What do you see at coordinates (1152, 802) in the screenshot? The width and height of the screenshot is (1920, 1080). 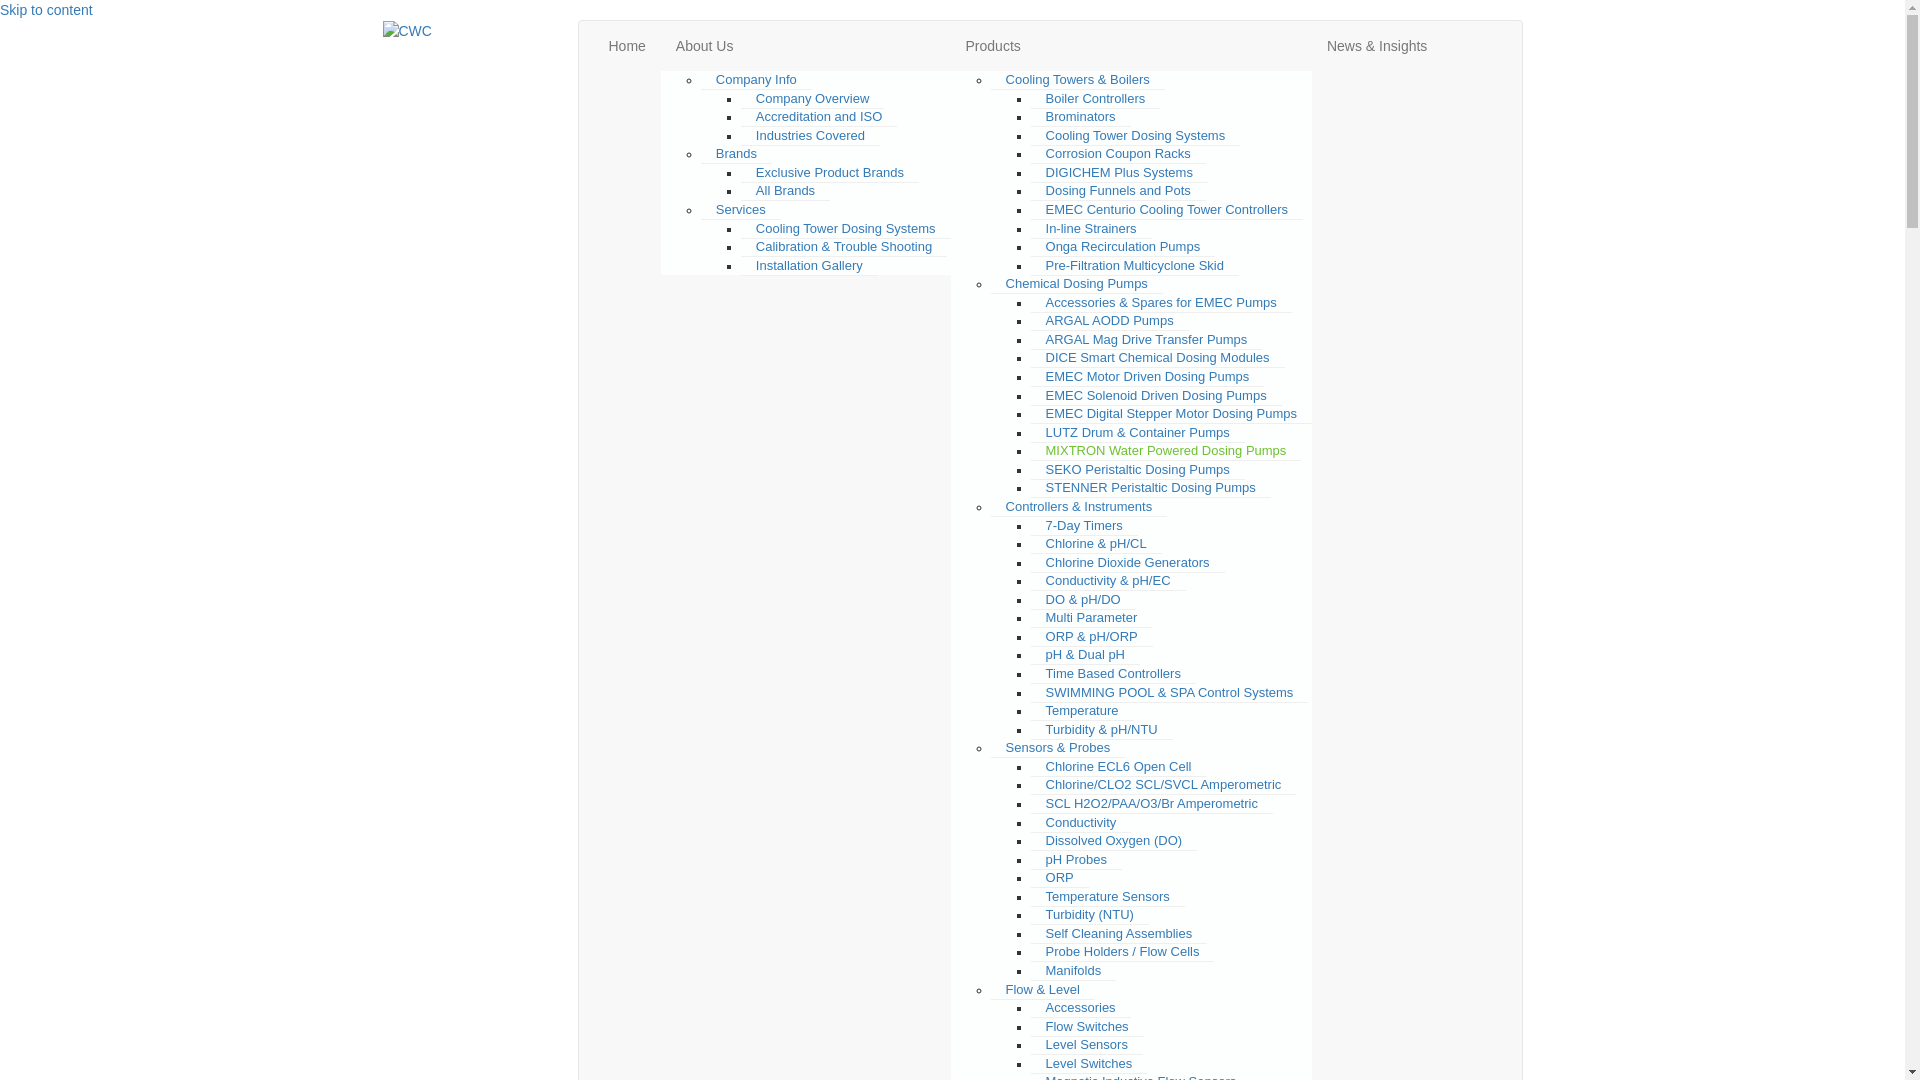 I see `'SCL H2O2/PAA/O3/Br Amperometric'` at bounding box center [1152, 802].